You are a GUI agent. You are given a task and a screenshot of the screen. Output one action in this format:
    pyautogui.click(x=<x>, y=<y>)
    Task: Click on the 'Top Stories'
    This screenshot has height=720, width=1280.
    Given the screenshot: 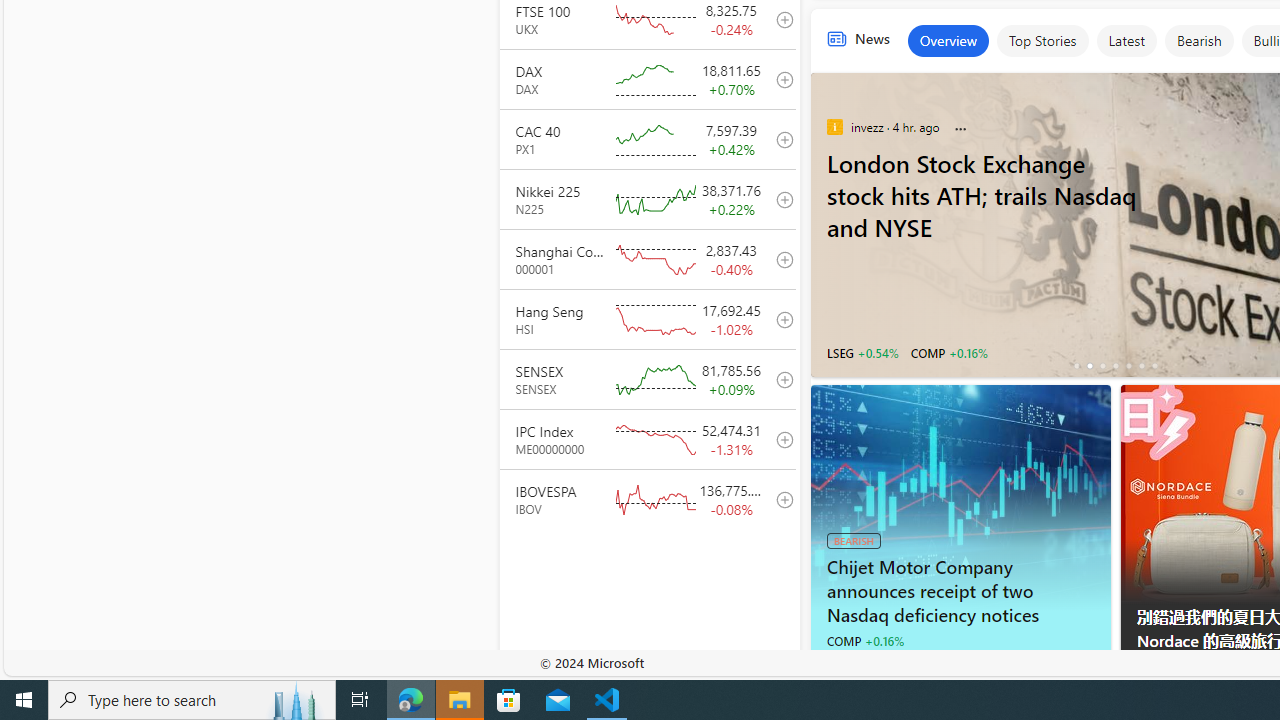 What is the action you would take?
    pyautogui.click(x=1040, y=41)
    